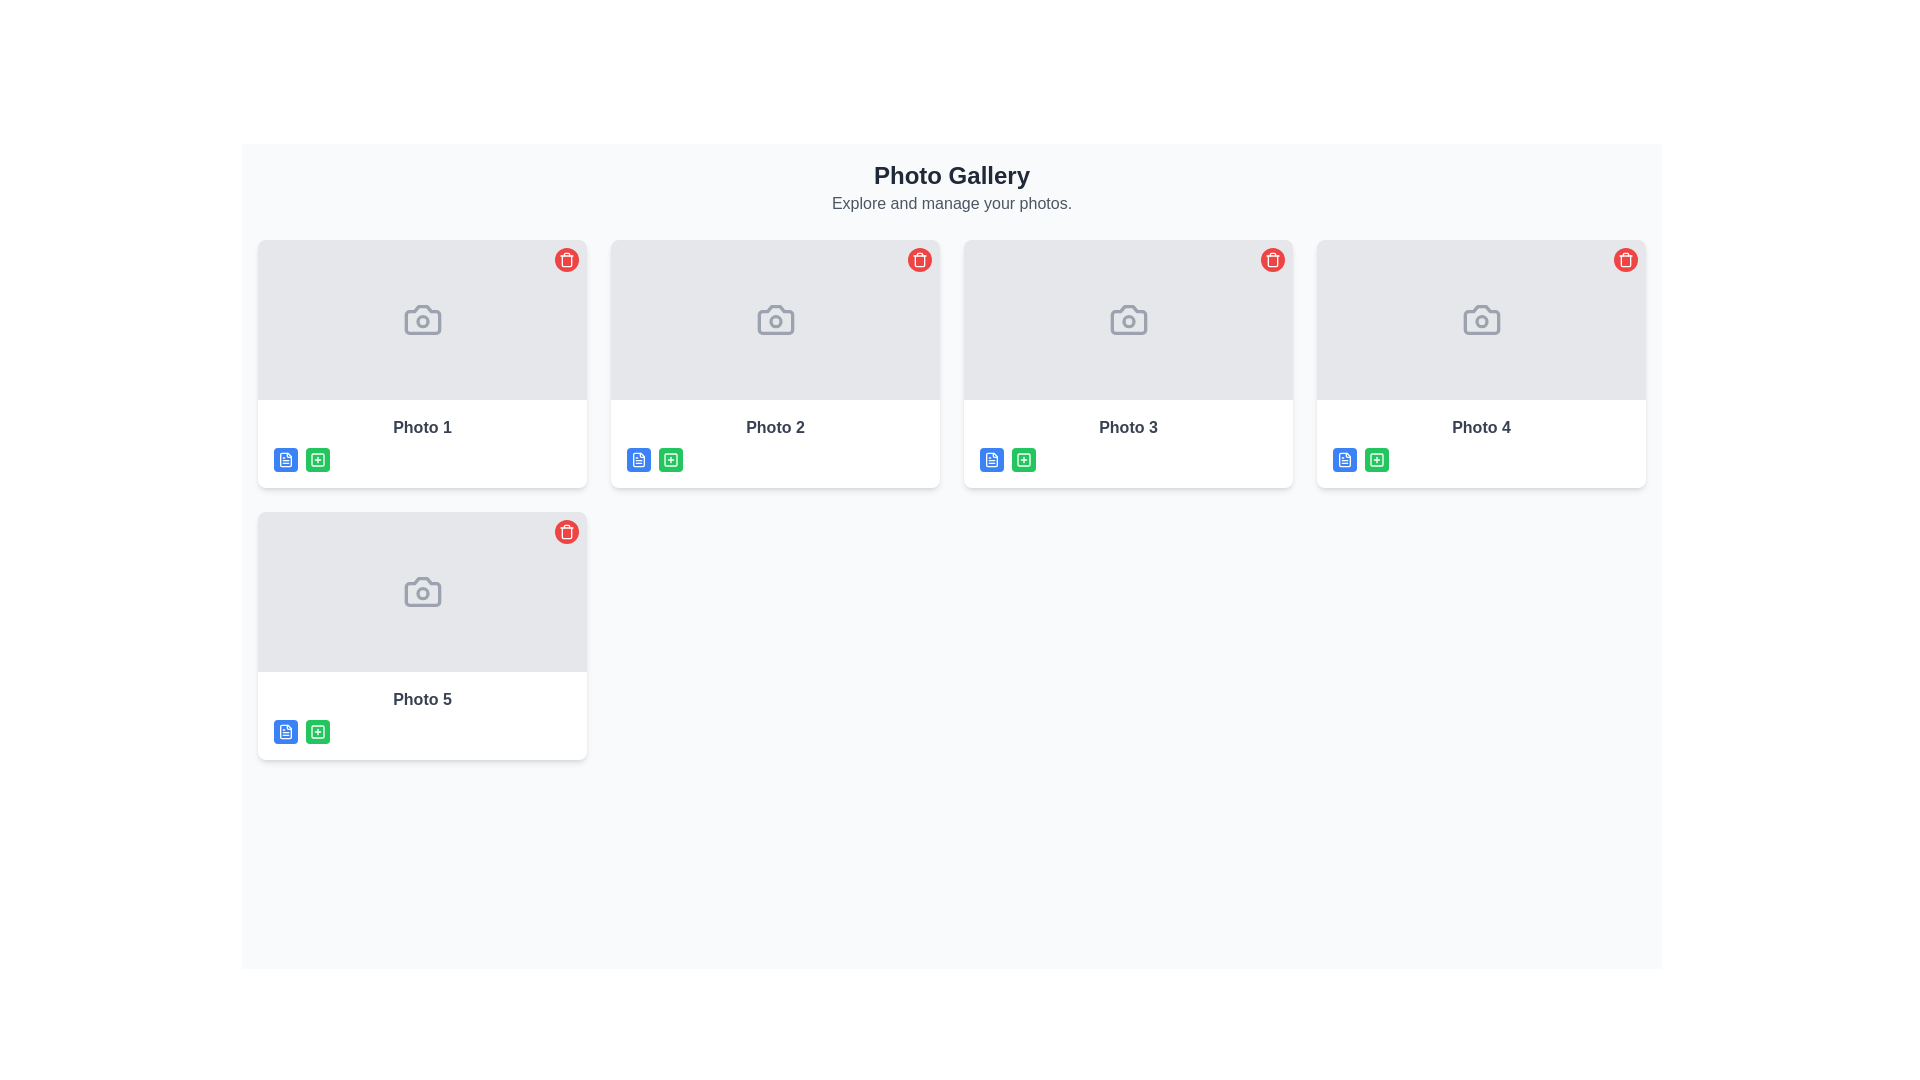 Image resolution: width=1920 pixels, height=1080 pixels. Describe the element at coordinates (421, 592) in the screenshot. I see `the small decorative circular shape located at the center of the camera icon within the 'Photo 5' card in the 'Photo Gallery' section` at that location.